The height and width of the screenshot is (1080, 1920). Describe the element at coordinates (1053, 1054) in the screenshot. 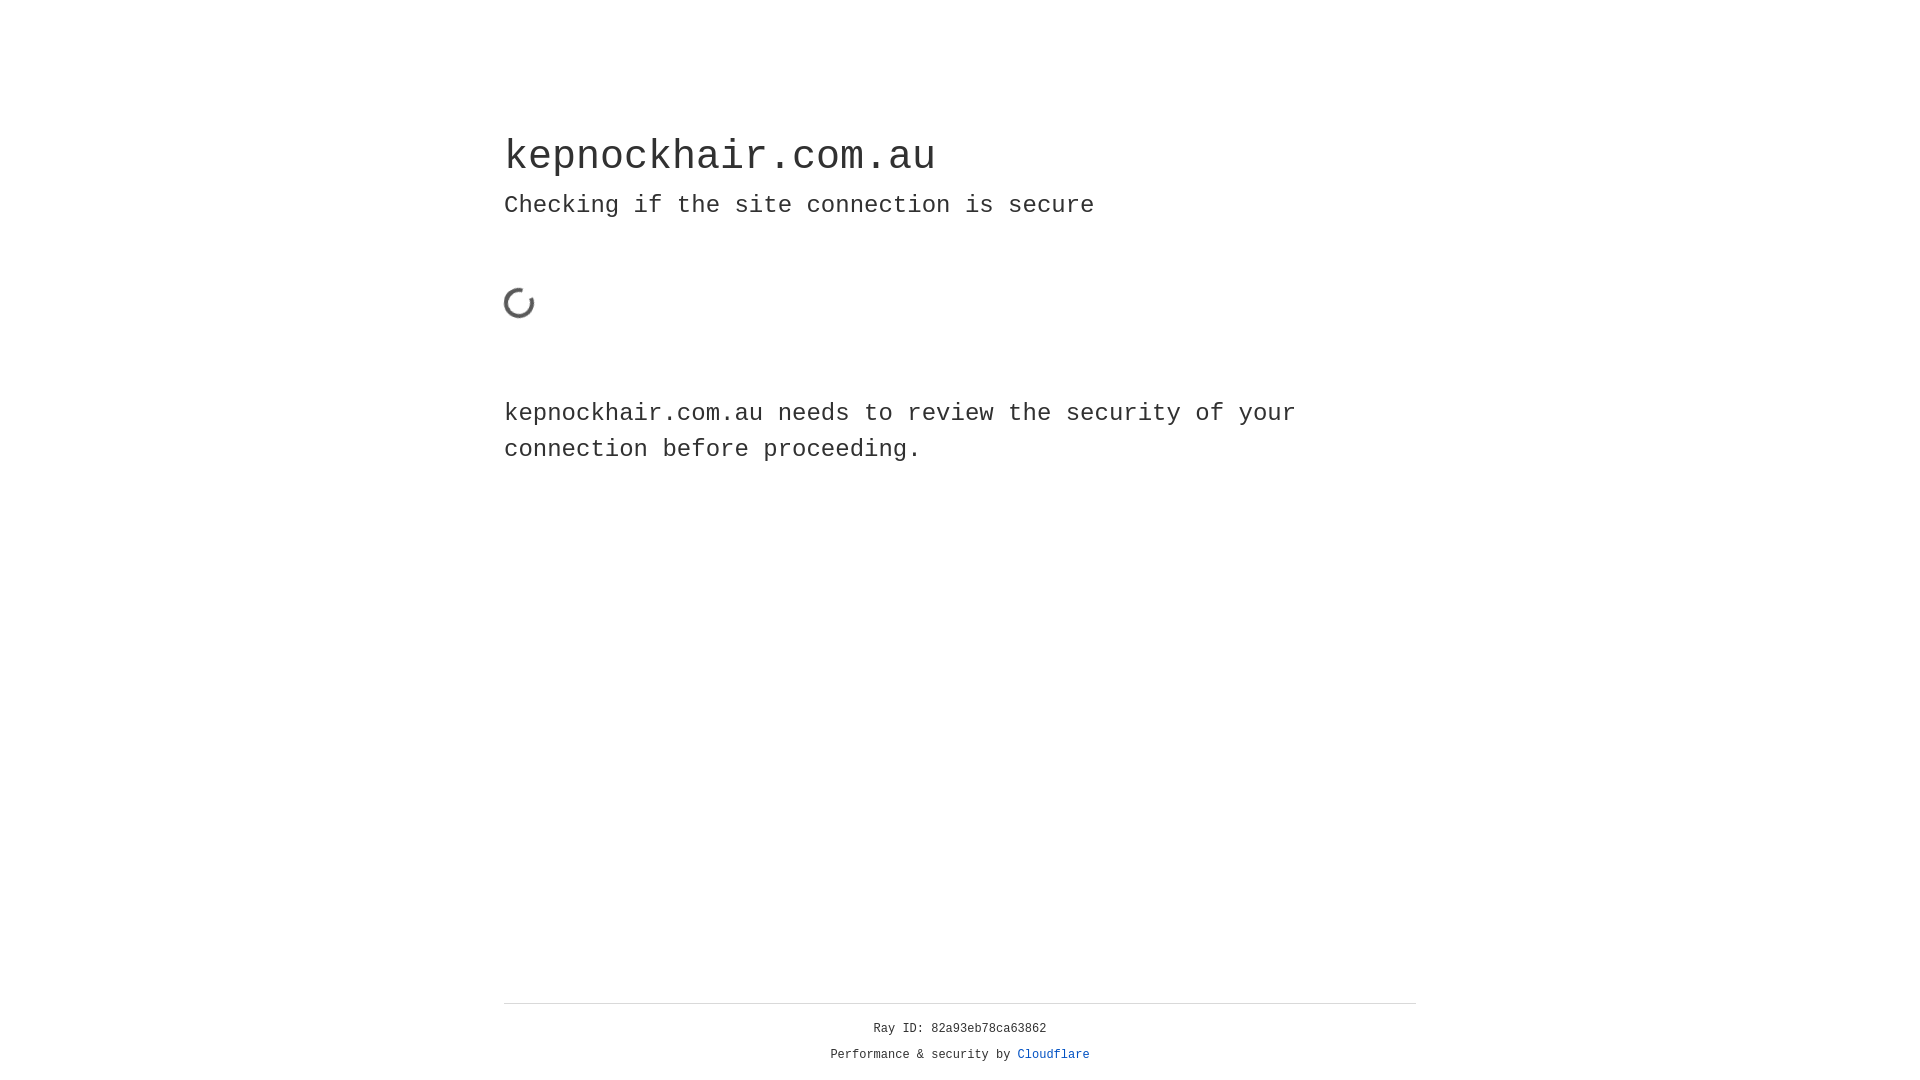

I see `'Cloudflare'` at that location.